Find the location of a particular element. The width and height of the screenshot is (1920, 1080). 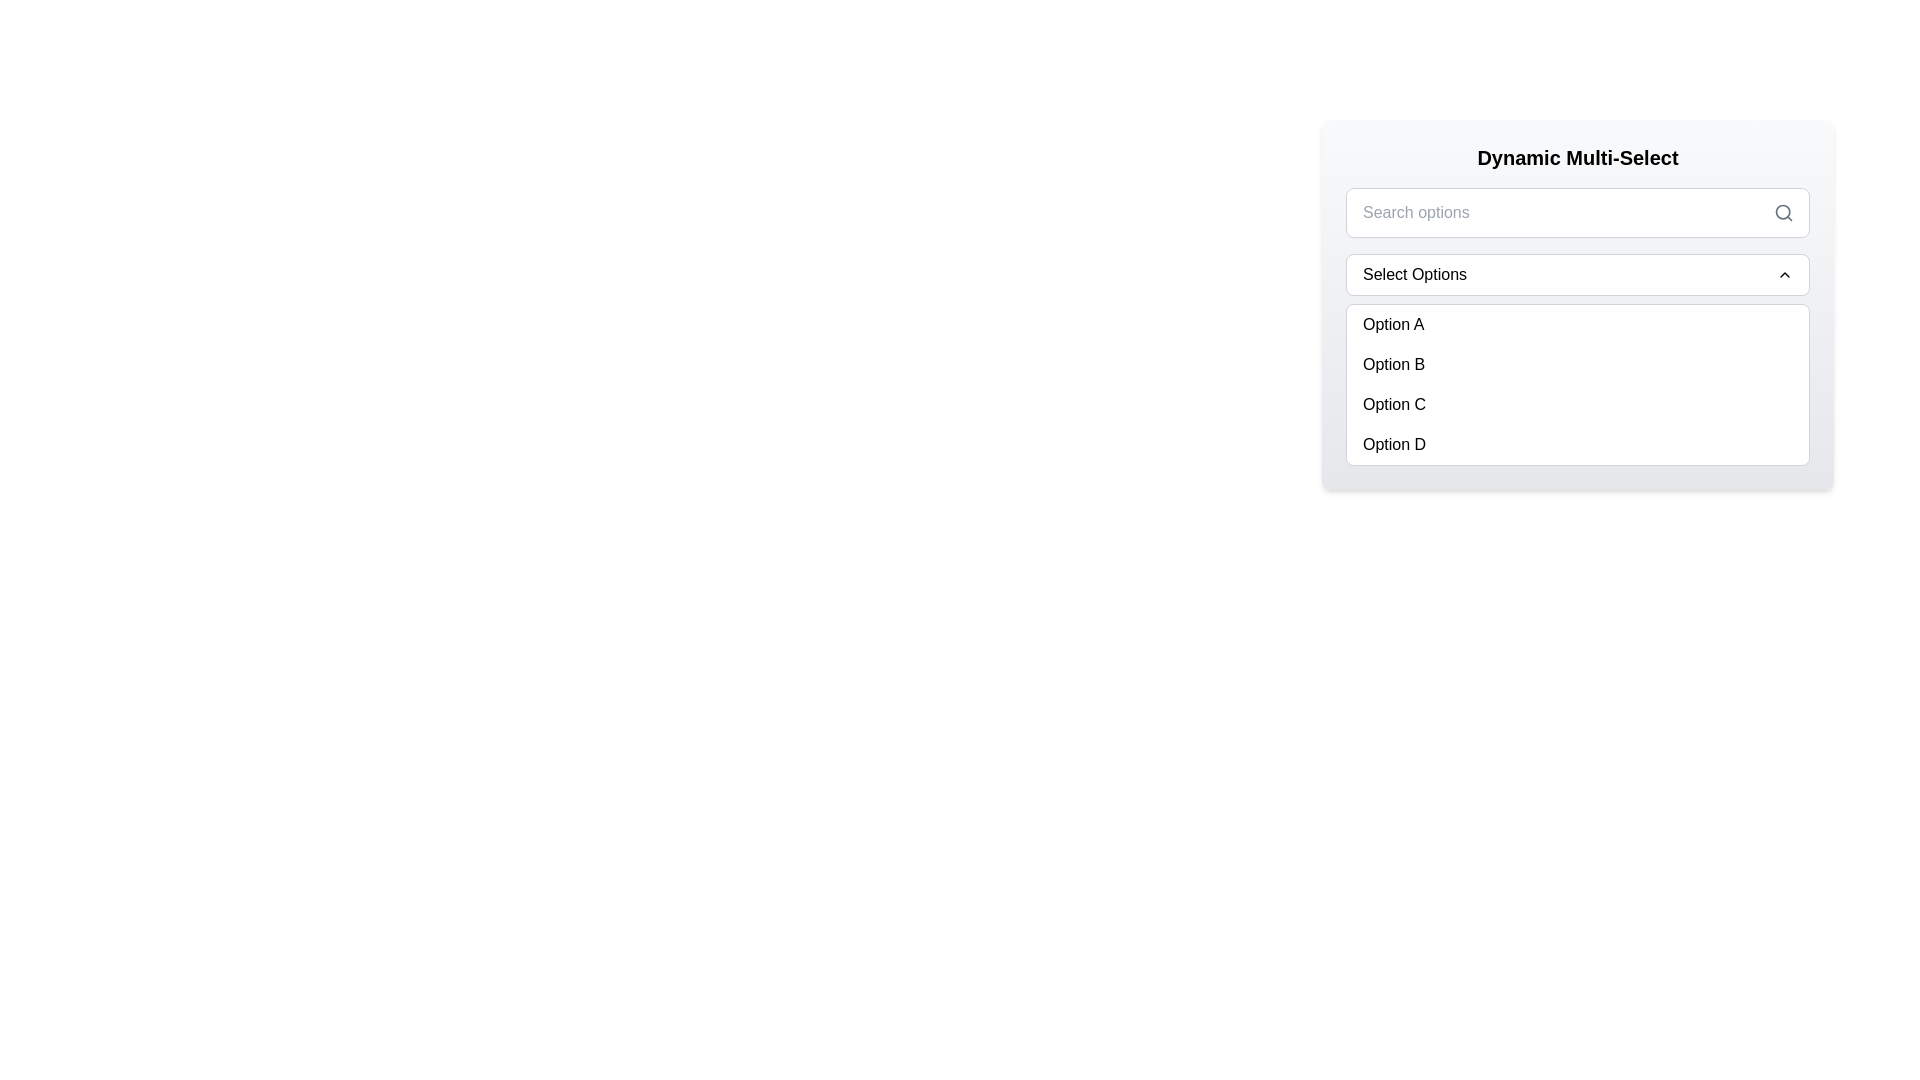

to select the dropdown menu option labeled 'Option B', which is the second item in the list of four options is located at coordinates (1577, 365).